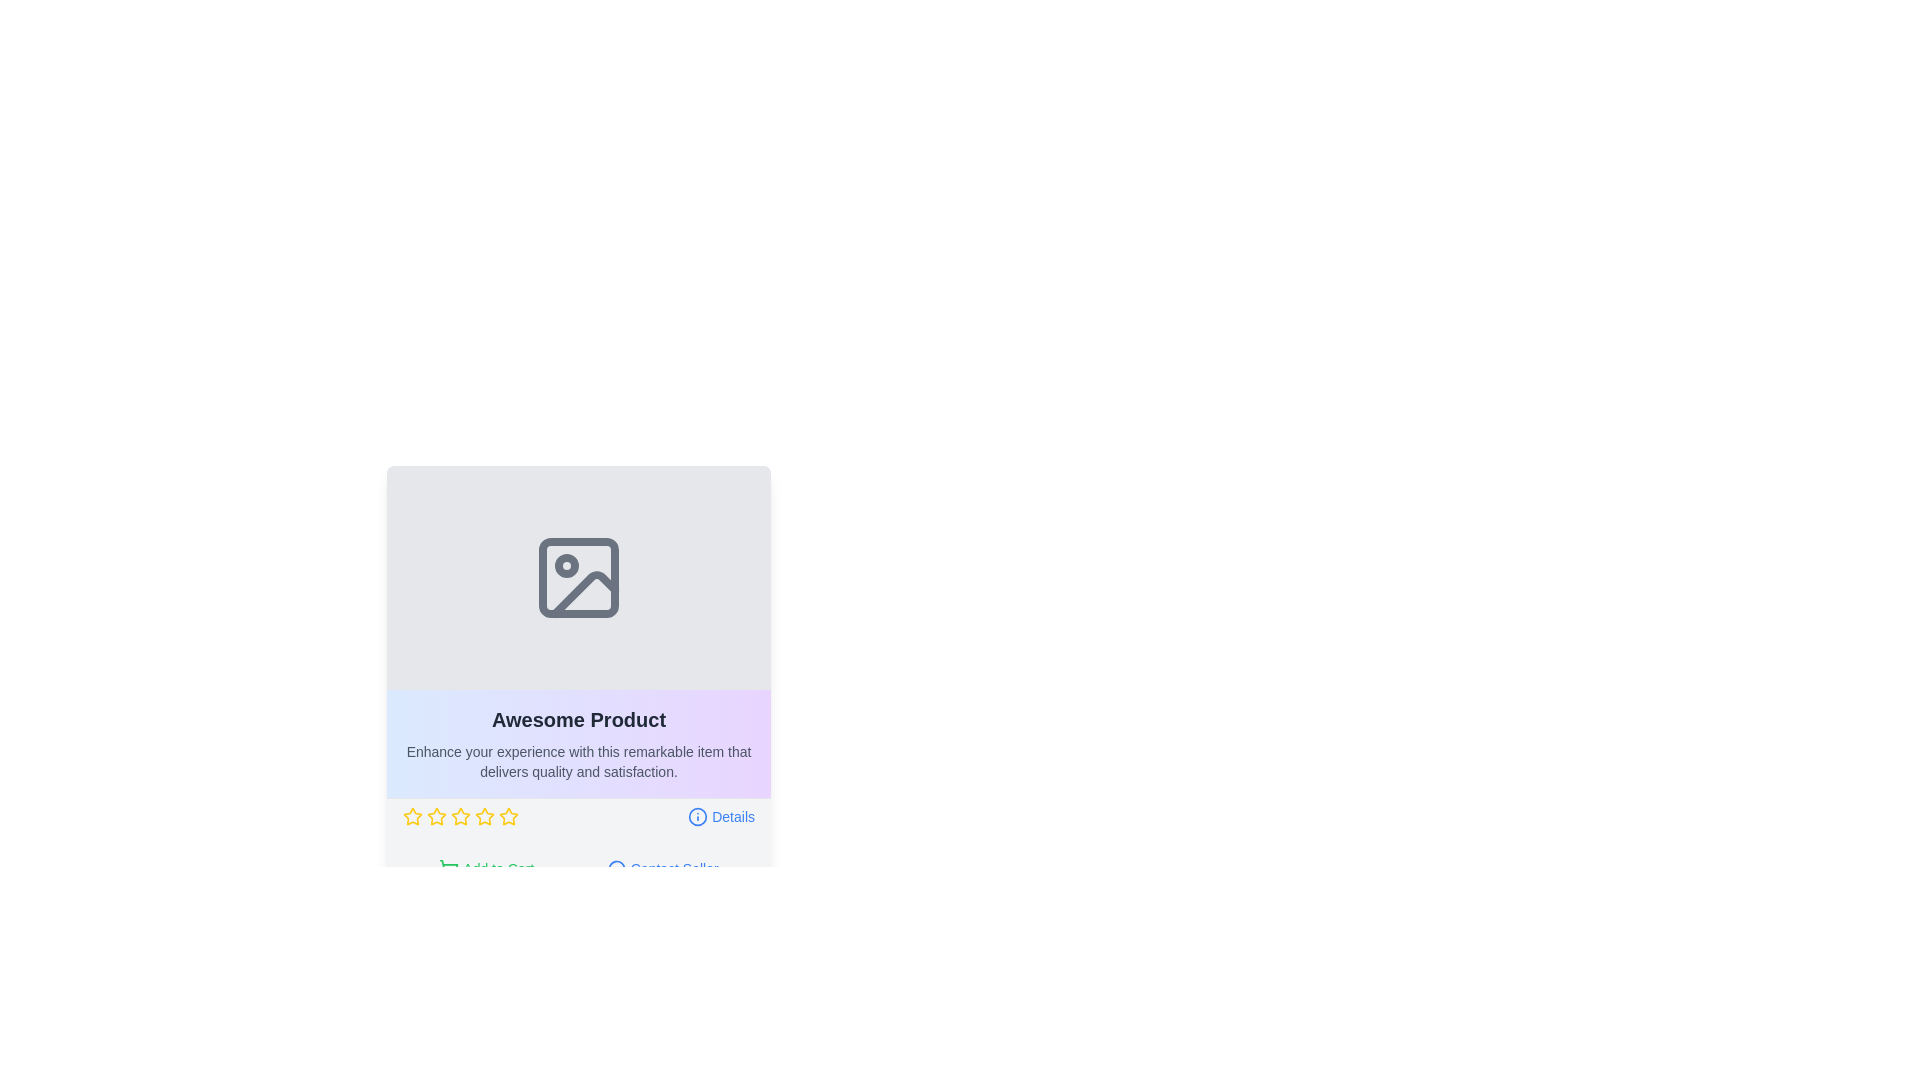 The image size is (1920, 1080). I want to click on the fourth star icon in the 5-star rating system, so click(508, 816).